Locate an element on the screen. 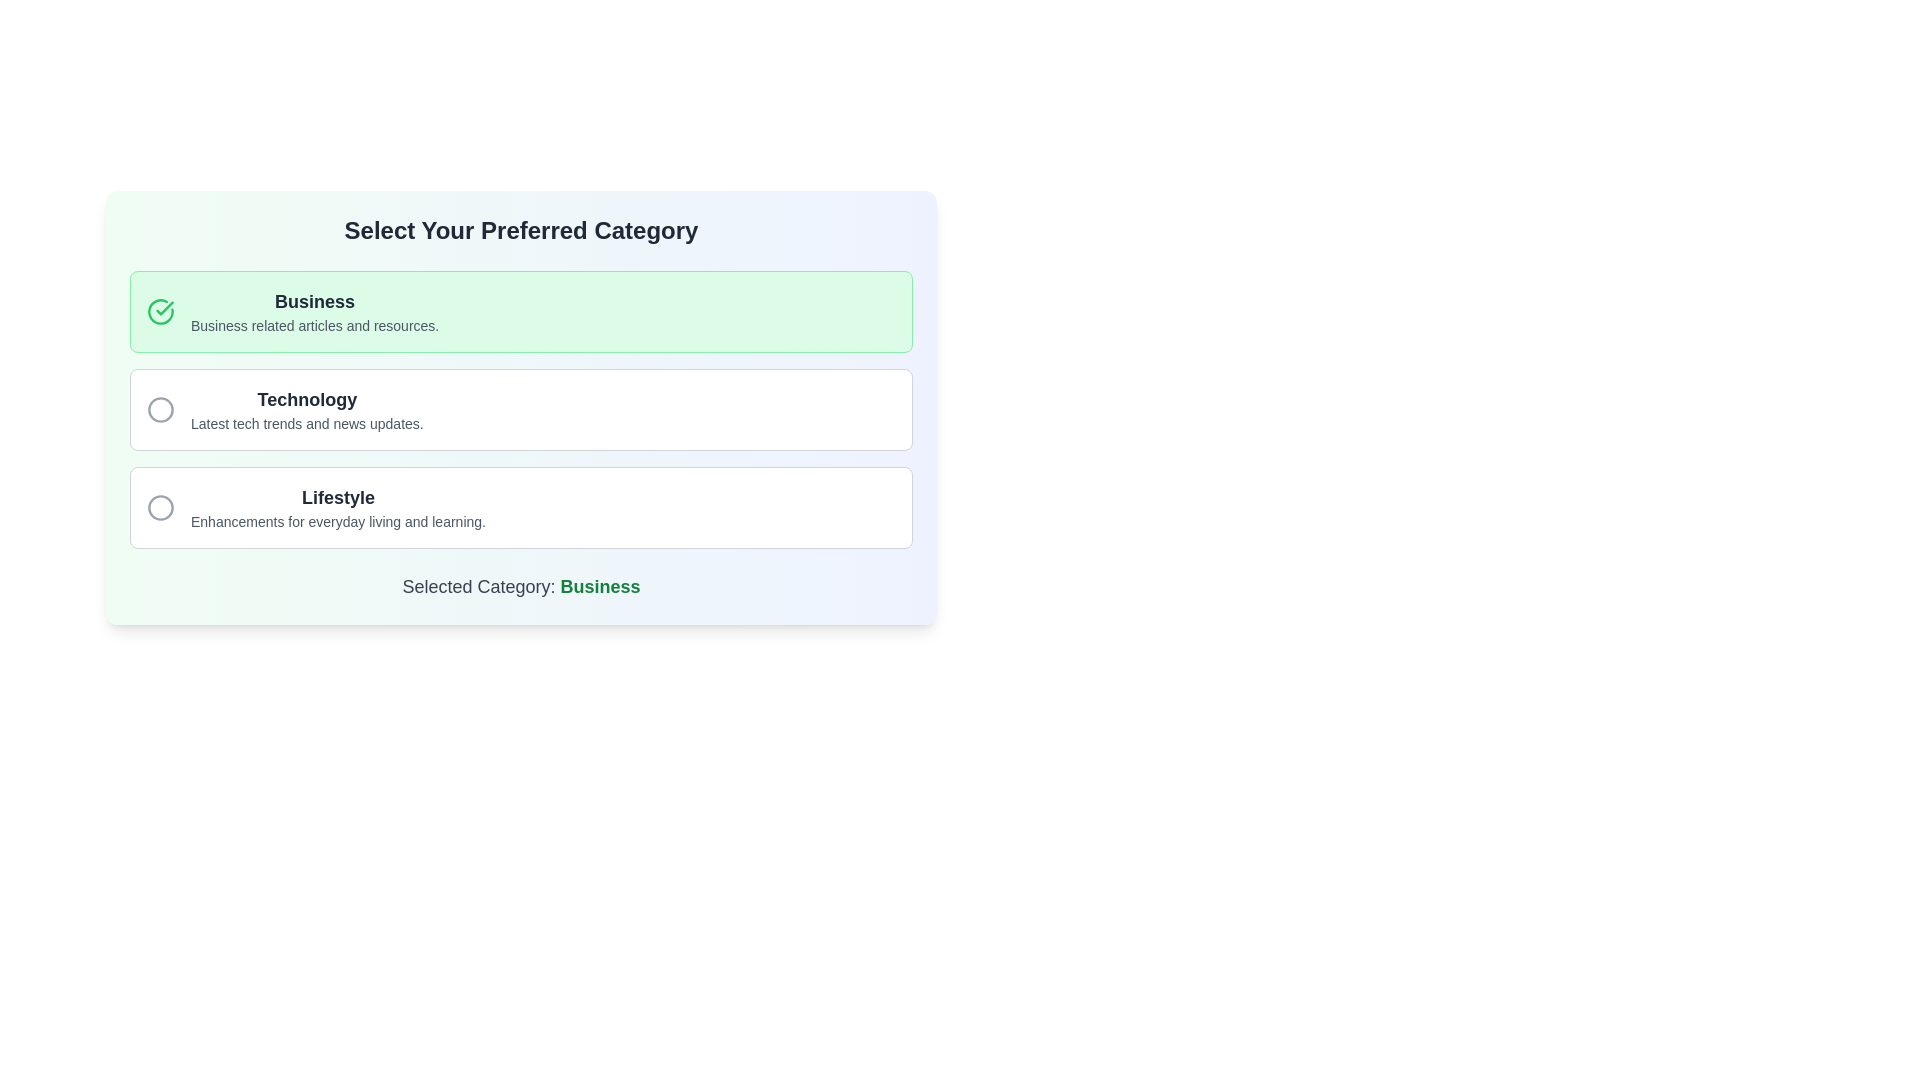  the text label that reads 'Enhancements for everyday living and learning.' which is styled in a smaller font size and light gray color, located under the heading 'Lifestyle' in the third row of a vertical list of categories is located at coordinates (338, 520).